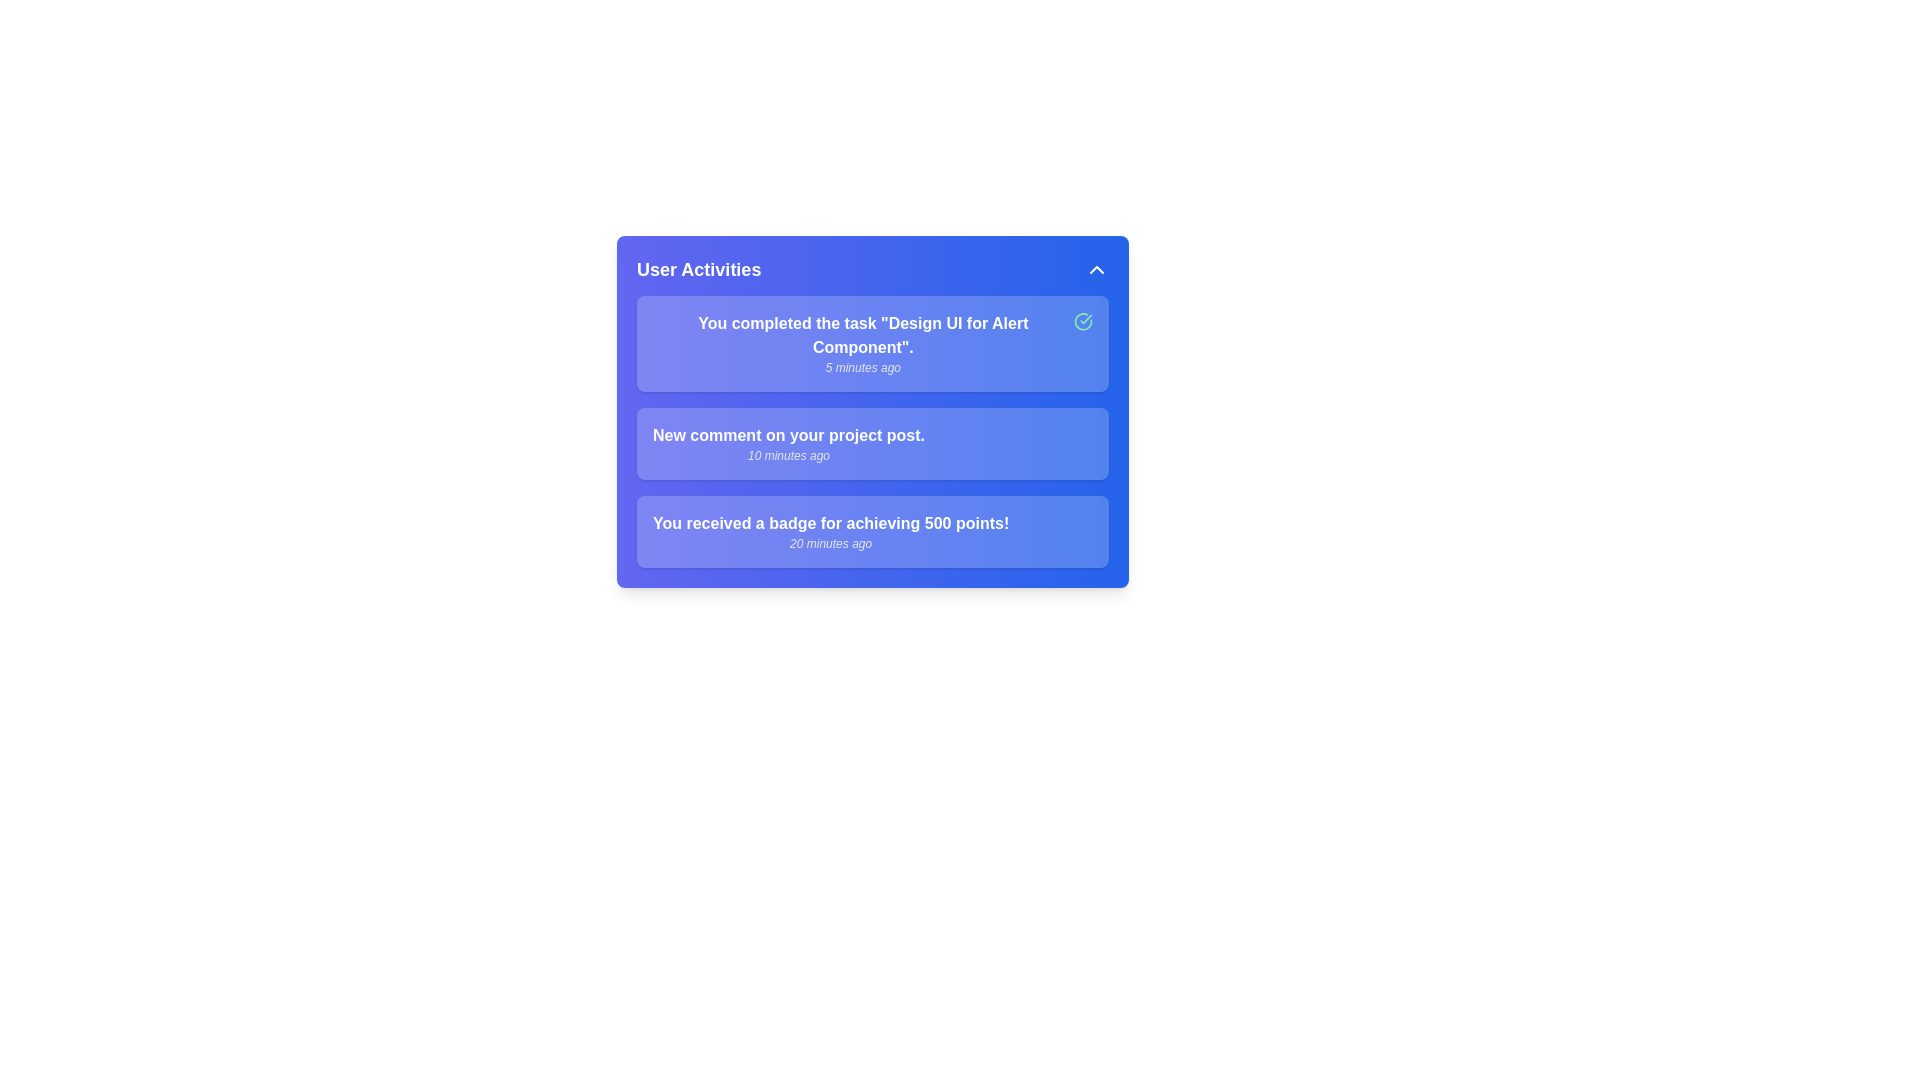  I want to click on notification content from the second entry in the vertical list within the blue panel titled 'User Activities', which informs about a new comment on the project post, so click(787, 442).